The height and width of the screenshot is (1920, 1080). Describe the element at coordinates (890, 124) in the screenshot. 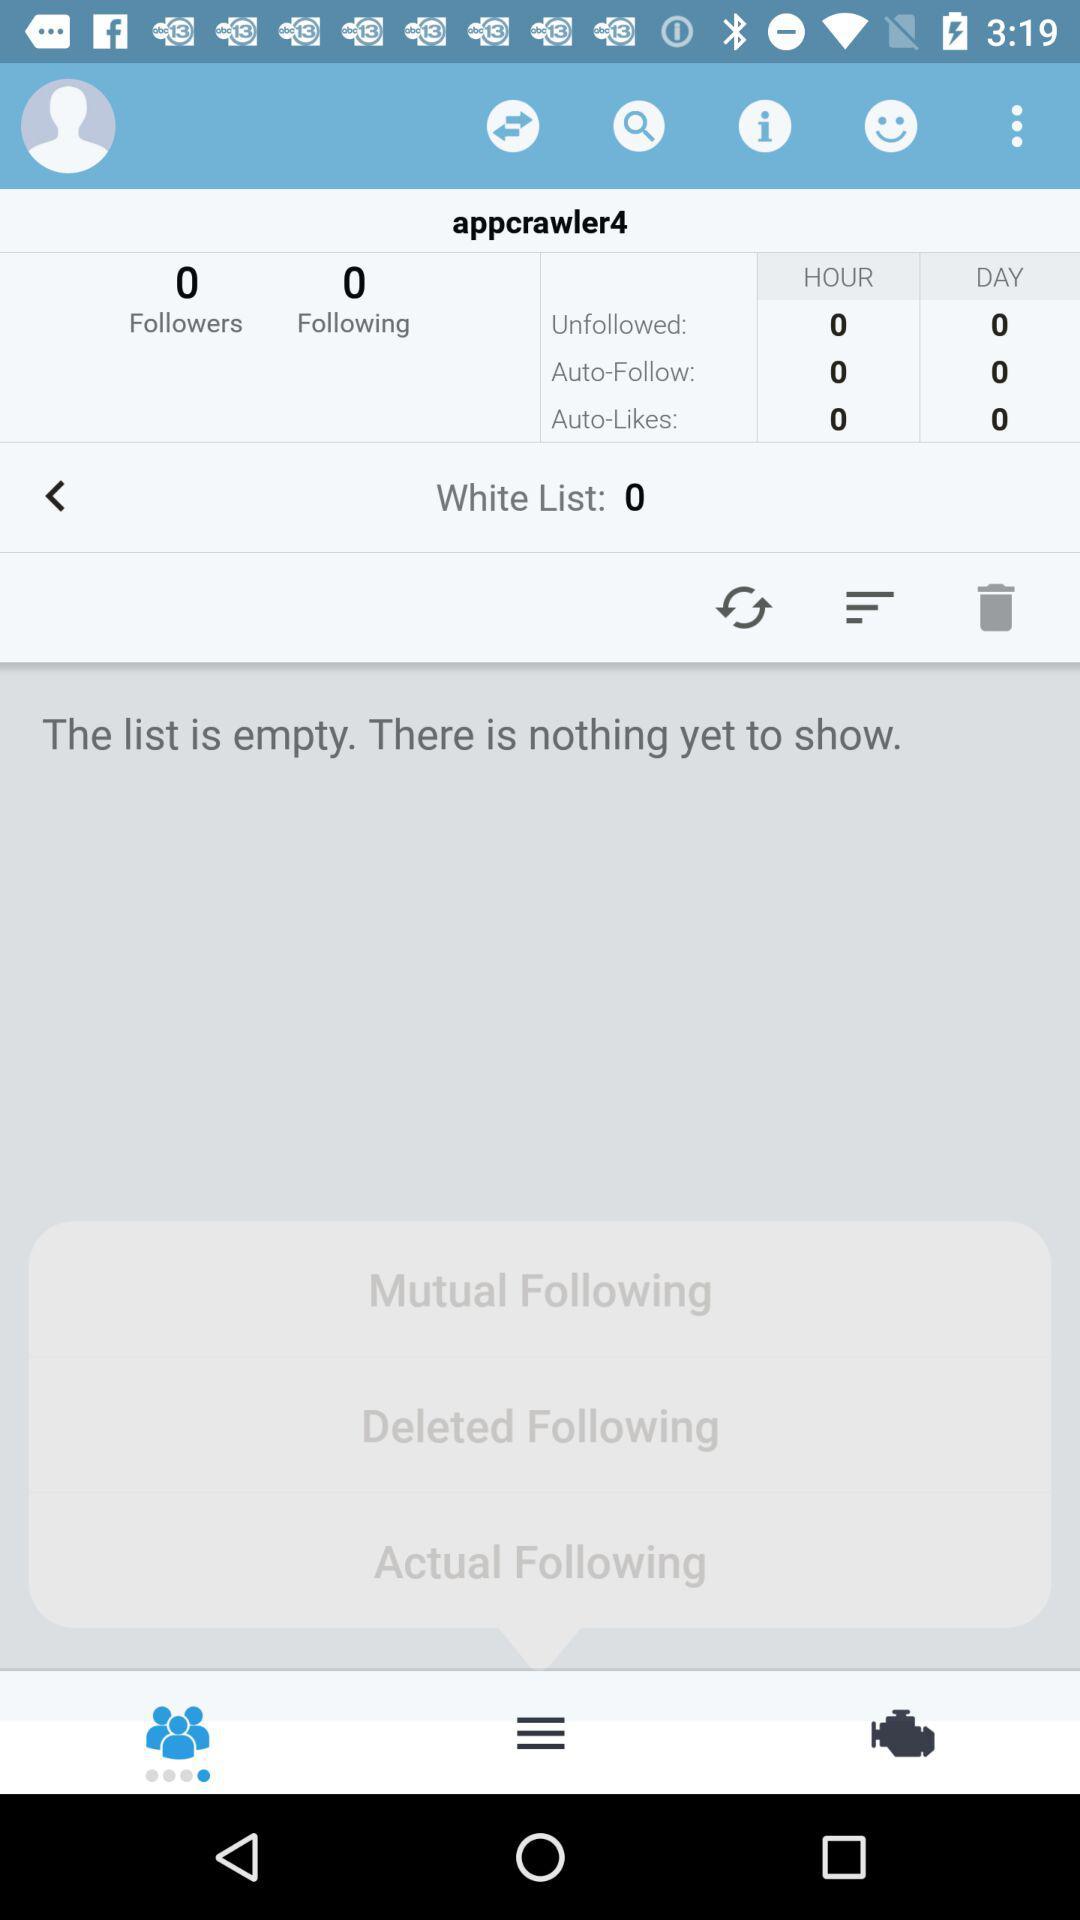

I see `the button which is next to the information` at that location.